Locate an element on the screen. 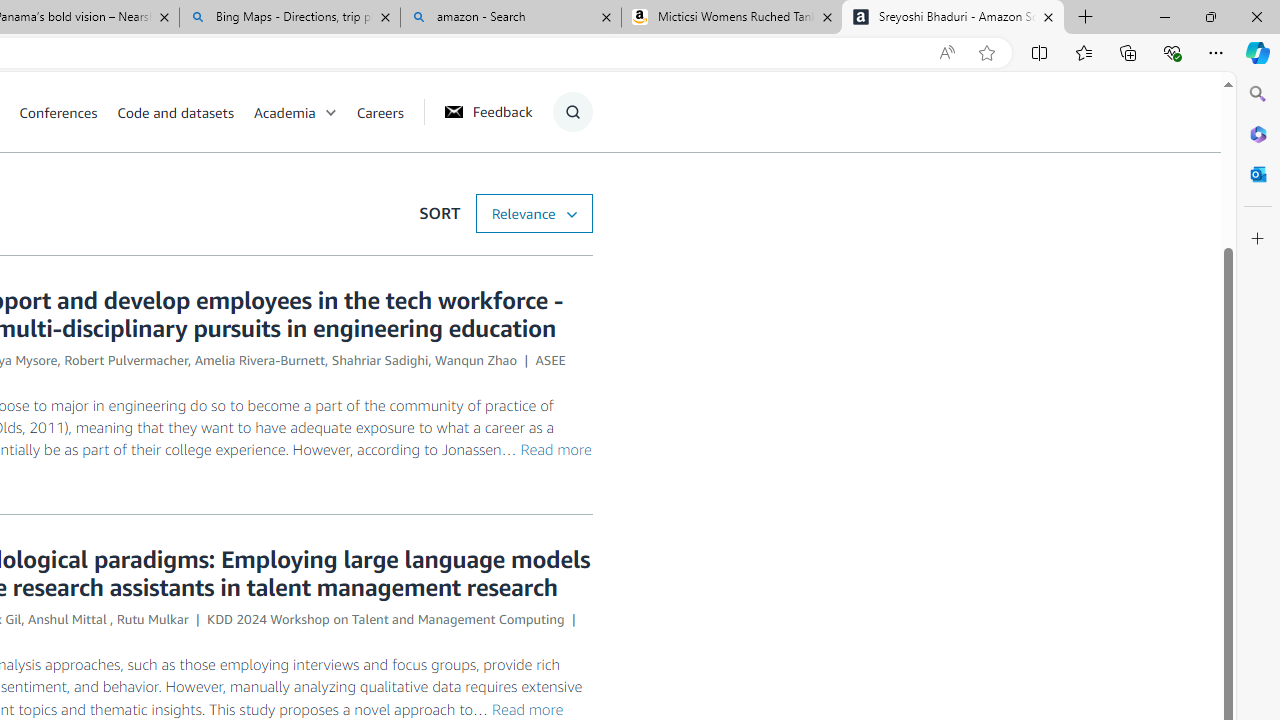 The image size is (1280, 720). 'Conferences' is located at coordinates (58, 111).